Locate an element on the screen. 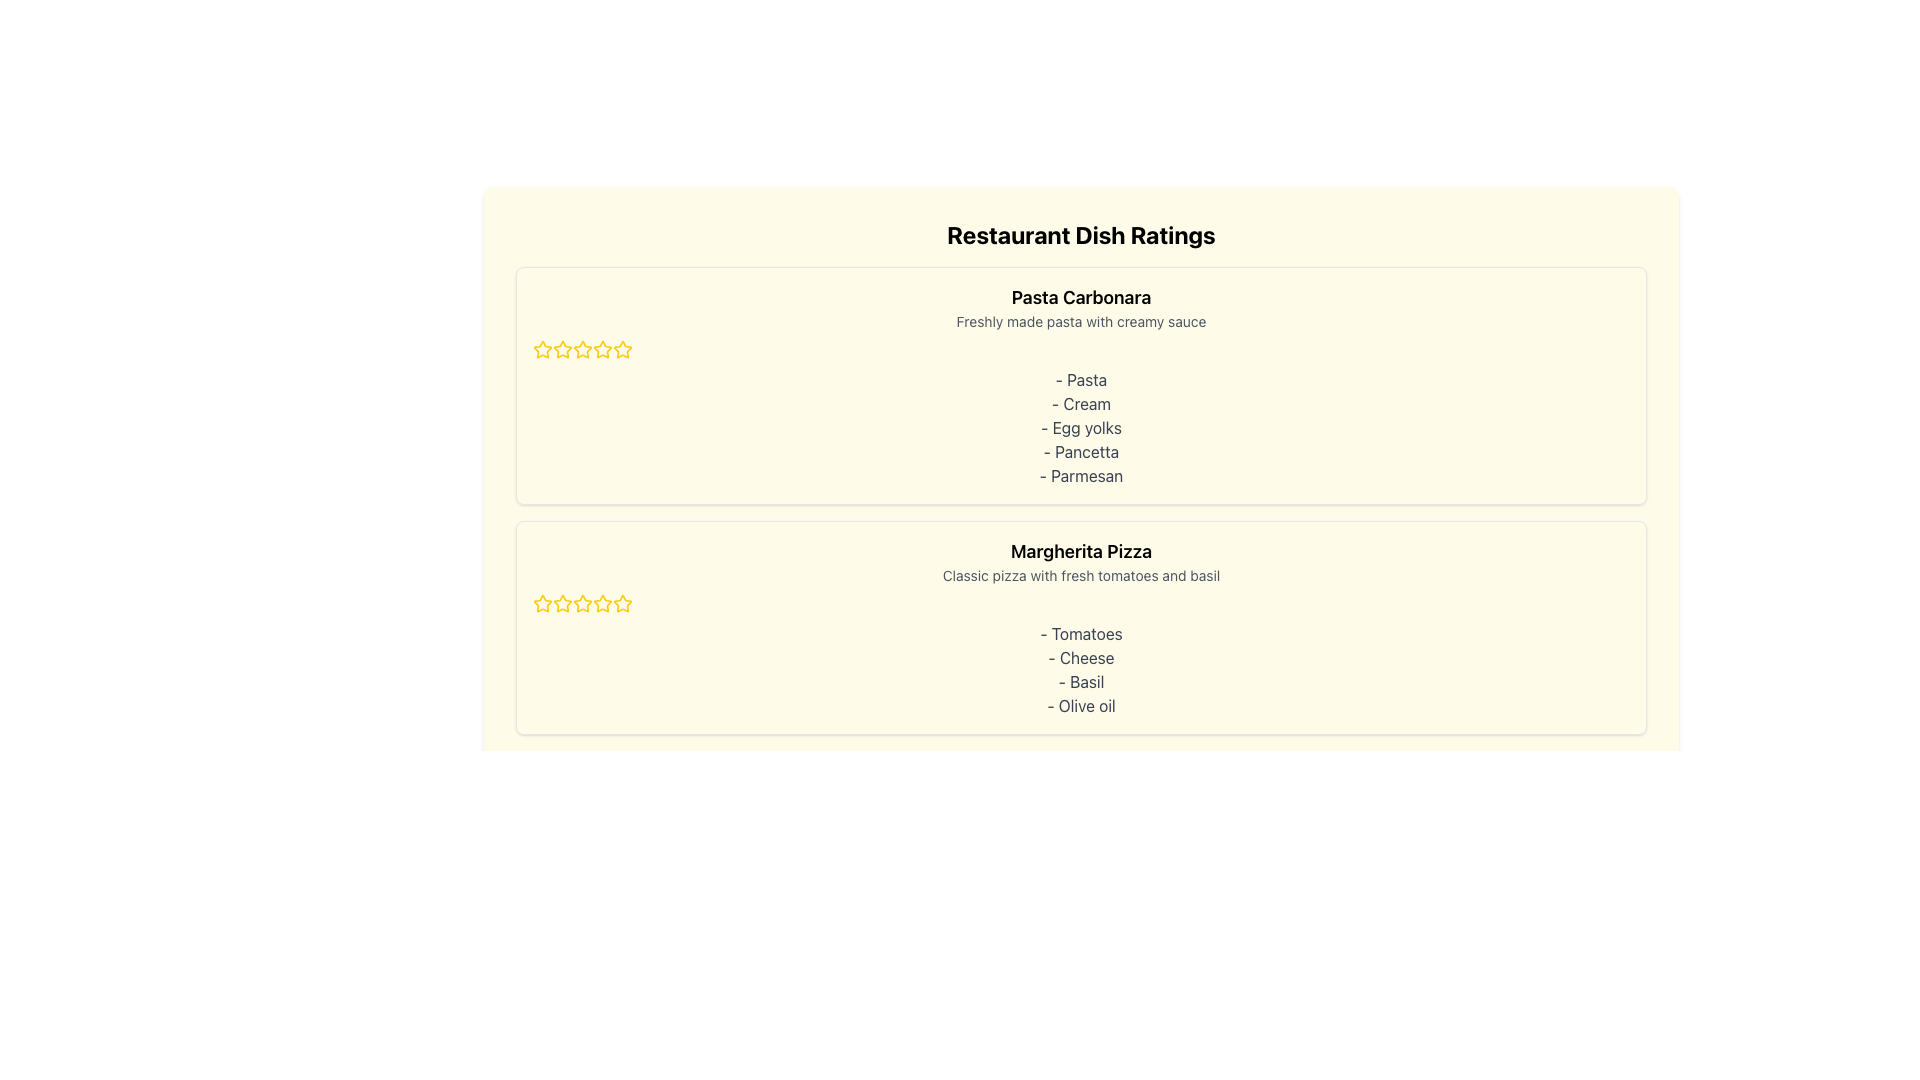 This screenshot has height=1080, width=1920. the text display that shows 'Freshly made pasta with creamy sauce' located below the title 'Pasta Carbonara' is located at coordinates (1080, 320).